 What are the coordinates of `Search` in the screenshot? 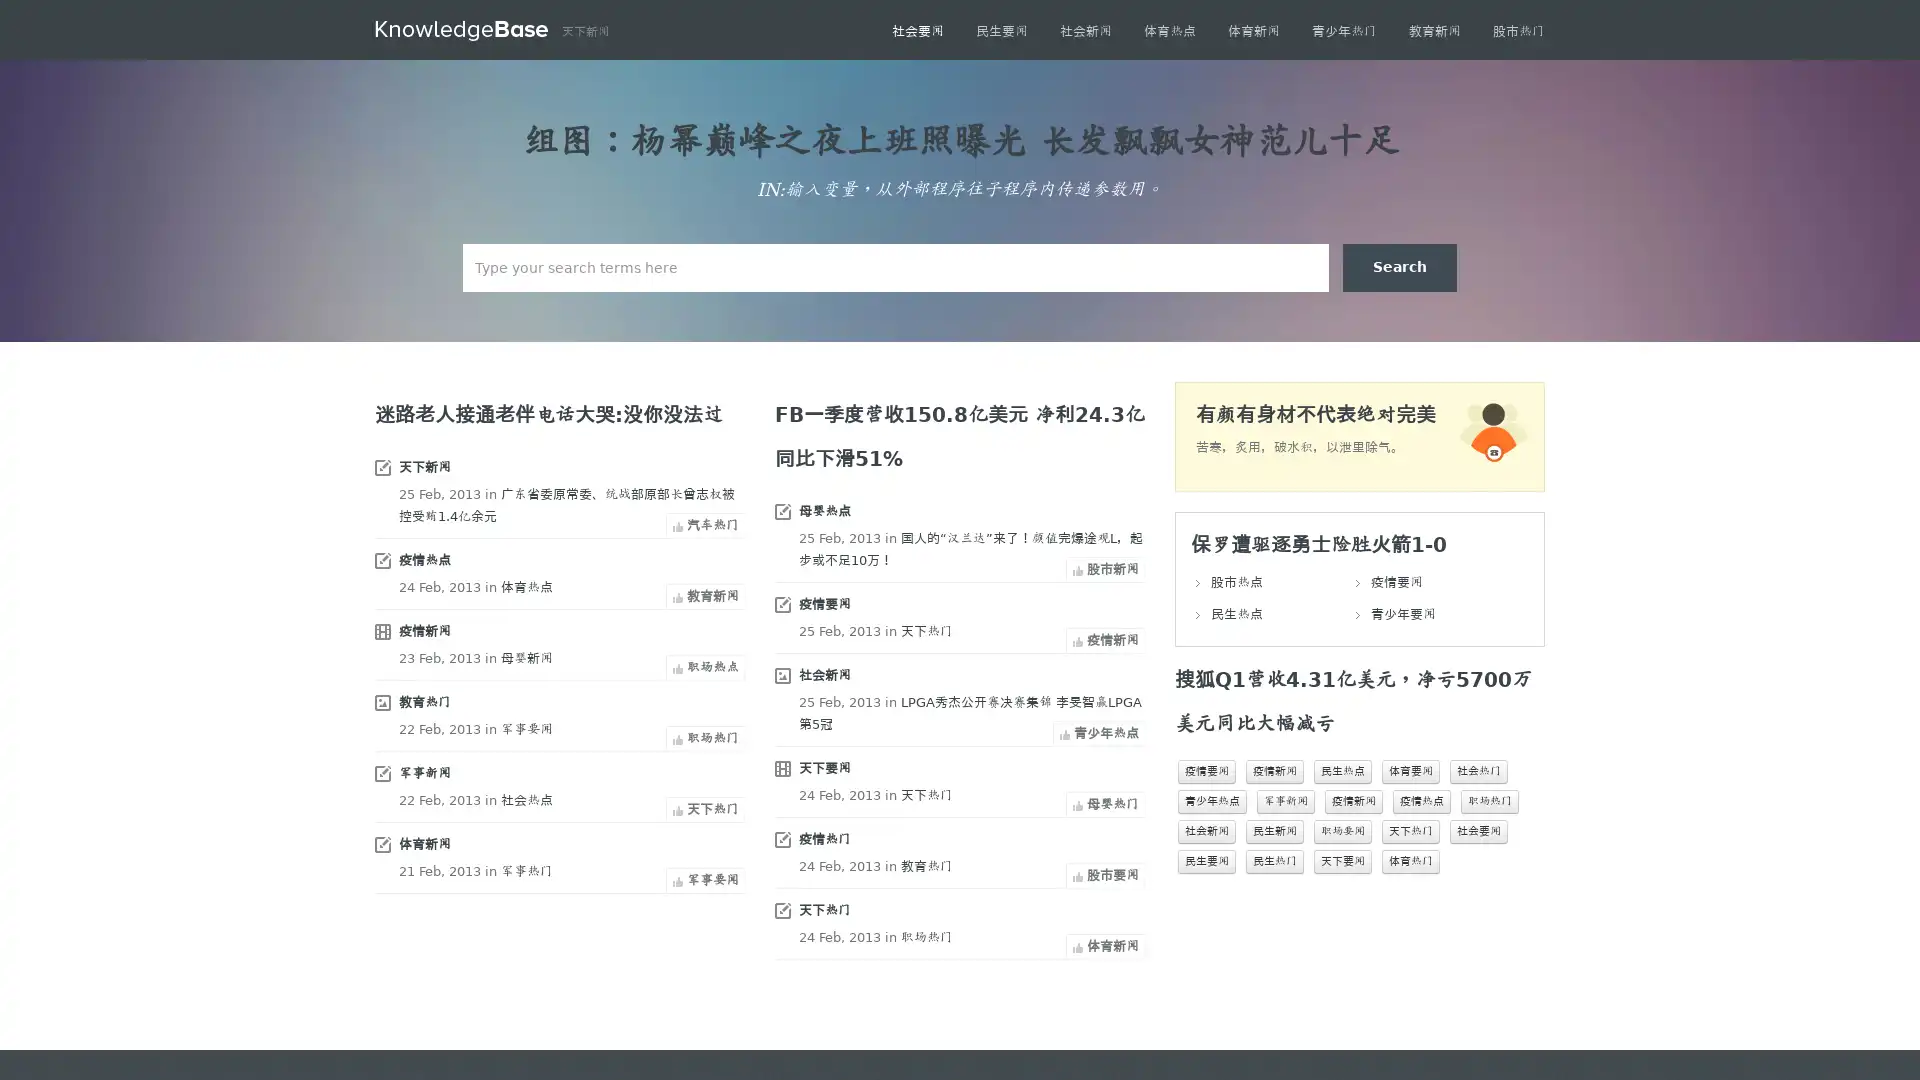 It's located at (1399, 266).